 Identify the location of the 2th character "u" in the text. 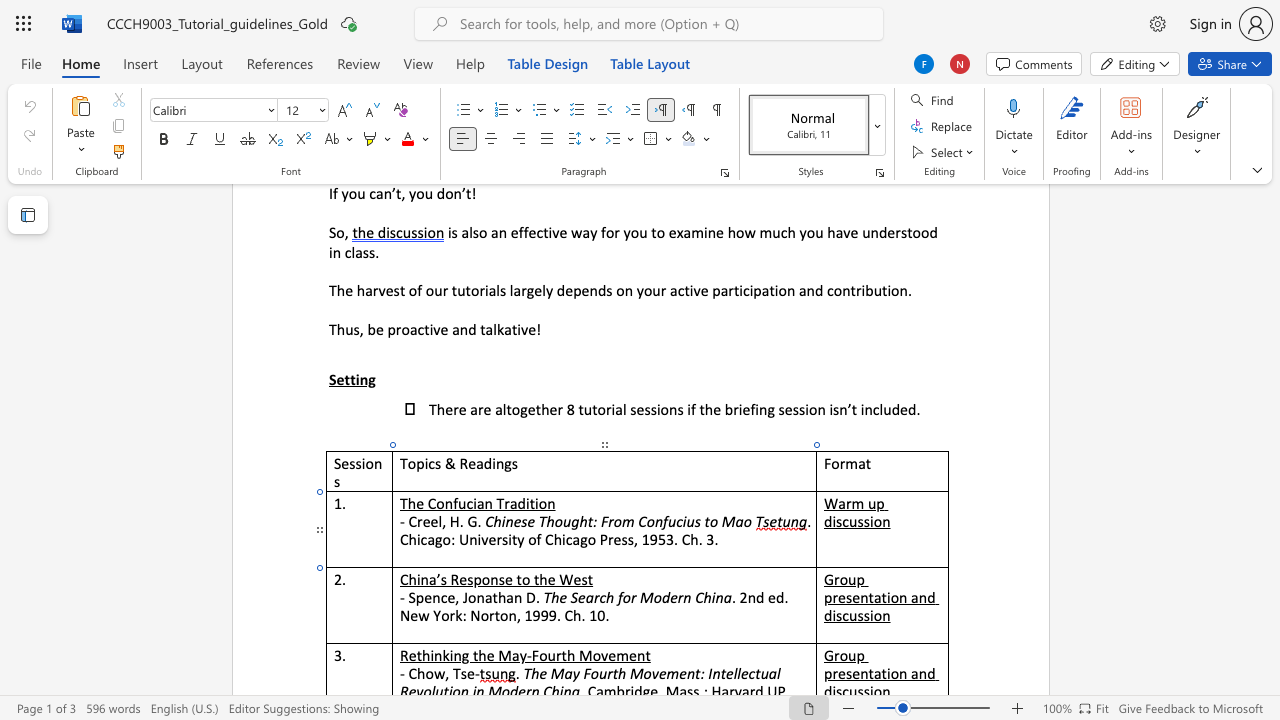
(853, 520).